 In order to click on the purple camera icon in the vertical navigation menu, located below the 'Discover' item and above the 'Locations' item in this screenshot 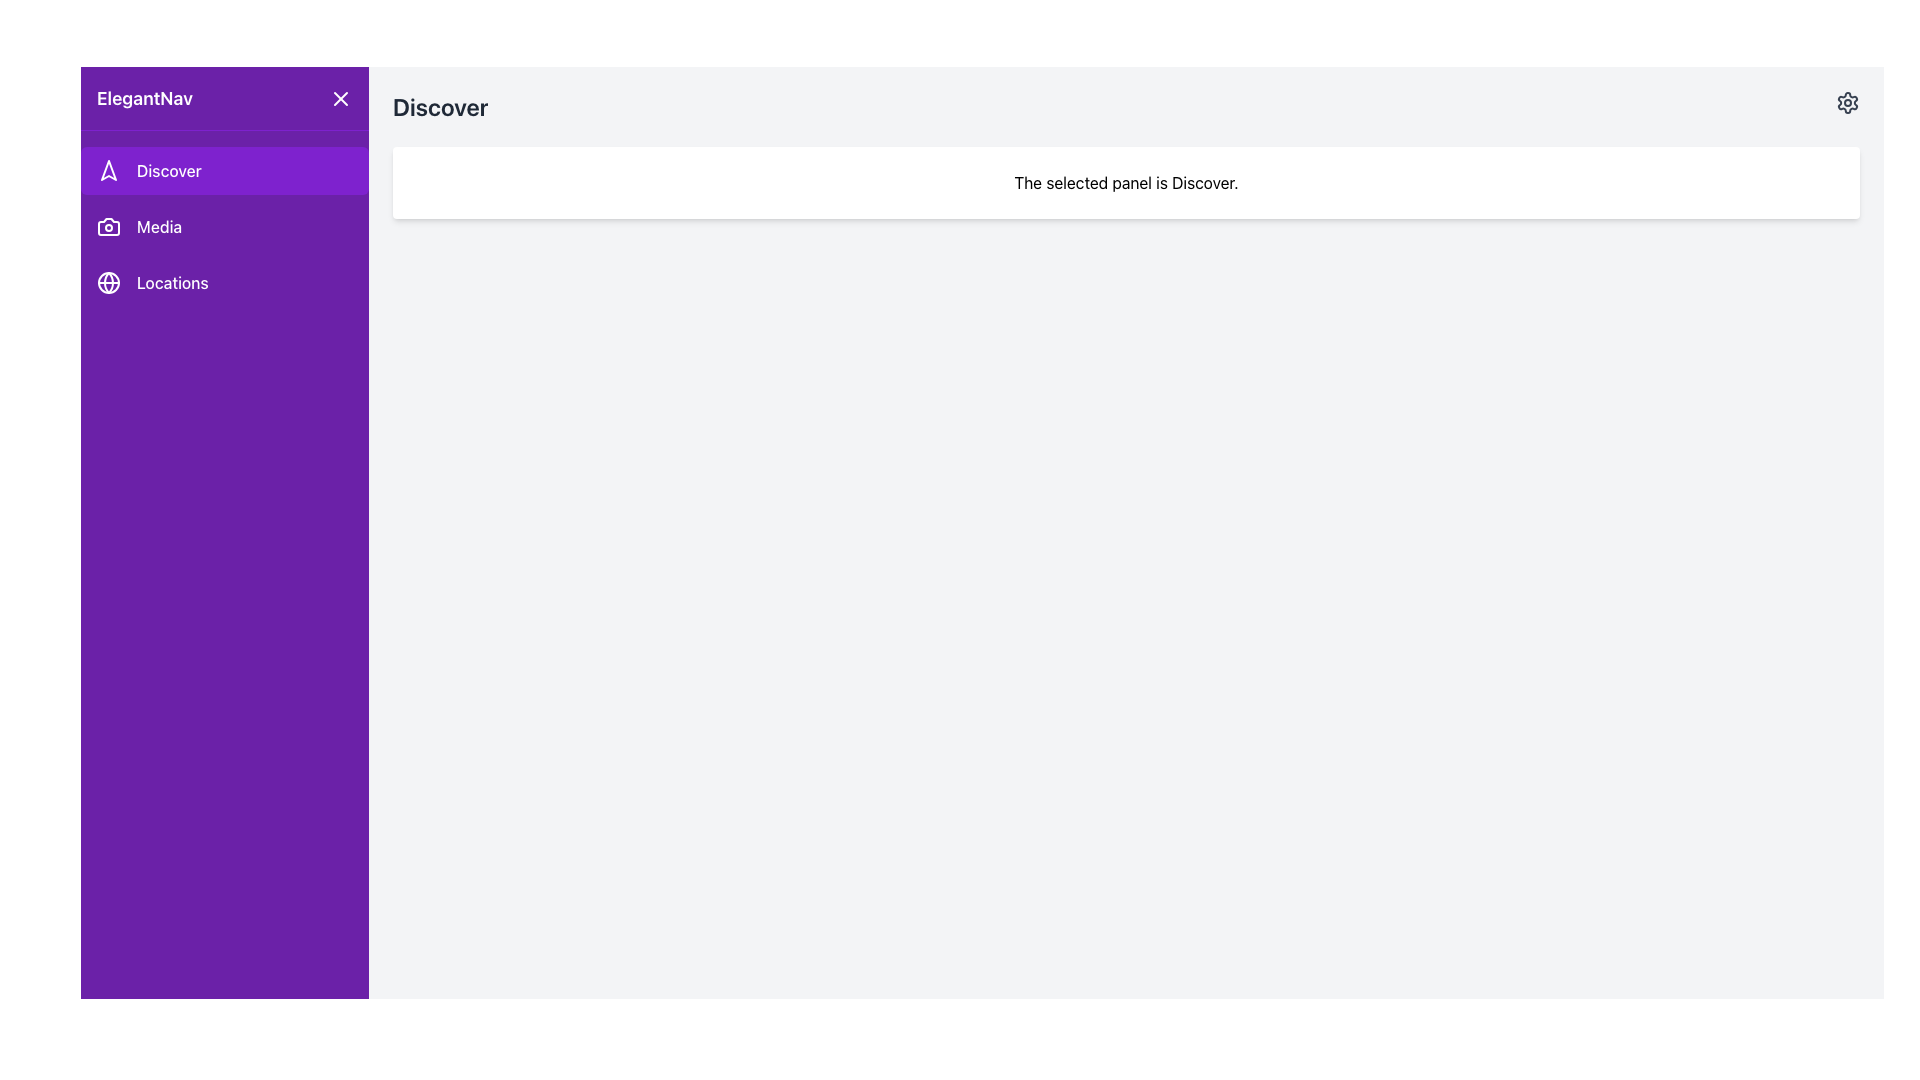, I will do `click(108, 226)`.